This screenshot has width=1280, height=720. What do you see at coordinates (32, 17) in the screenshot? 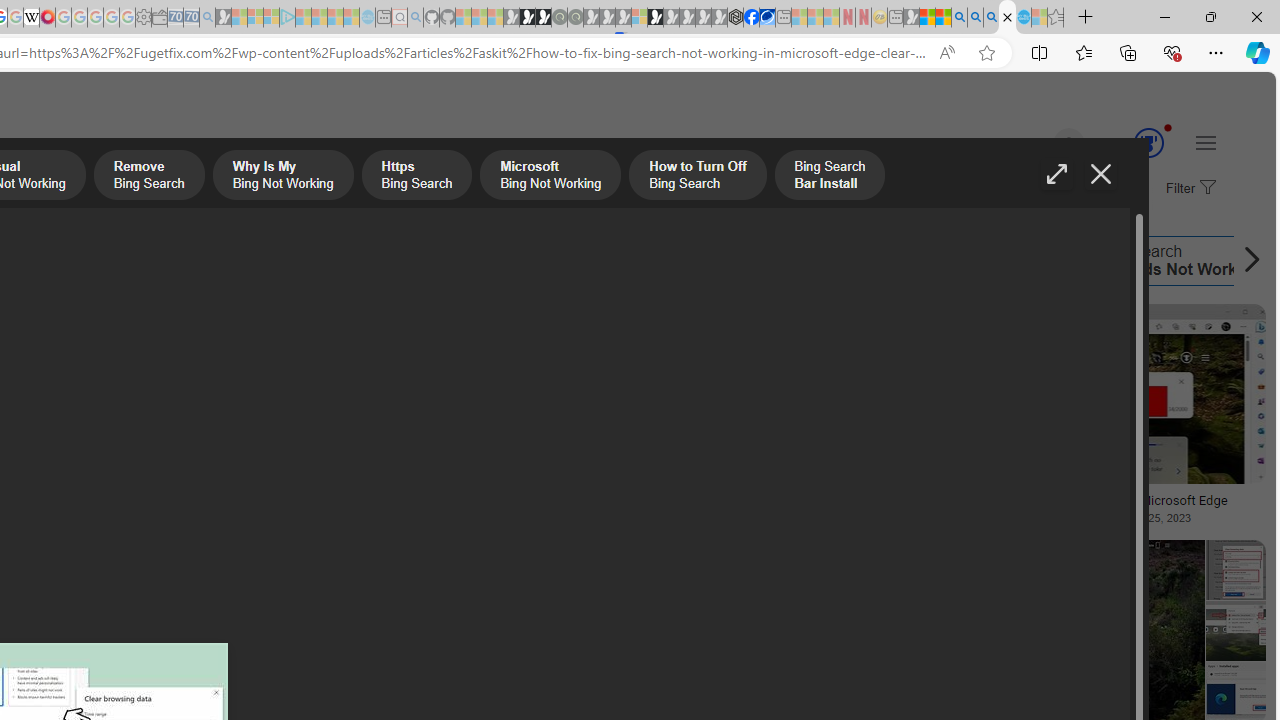
I see `'Target page - Wikipedia'` at bounding box center [32, 17].